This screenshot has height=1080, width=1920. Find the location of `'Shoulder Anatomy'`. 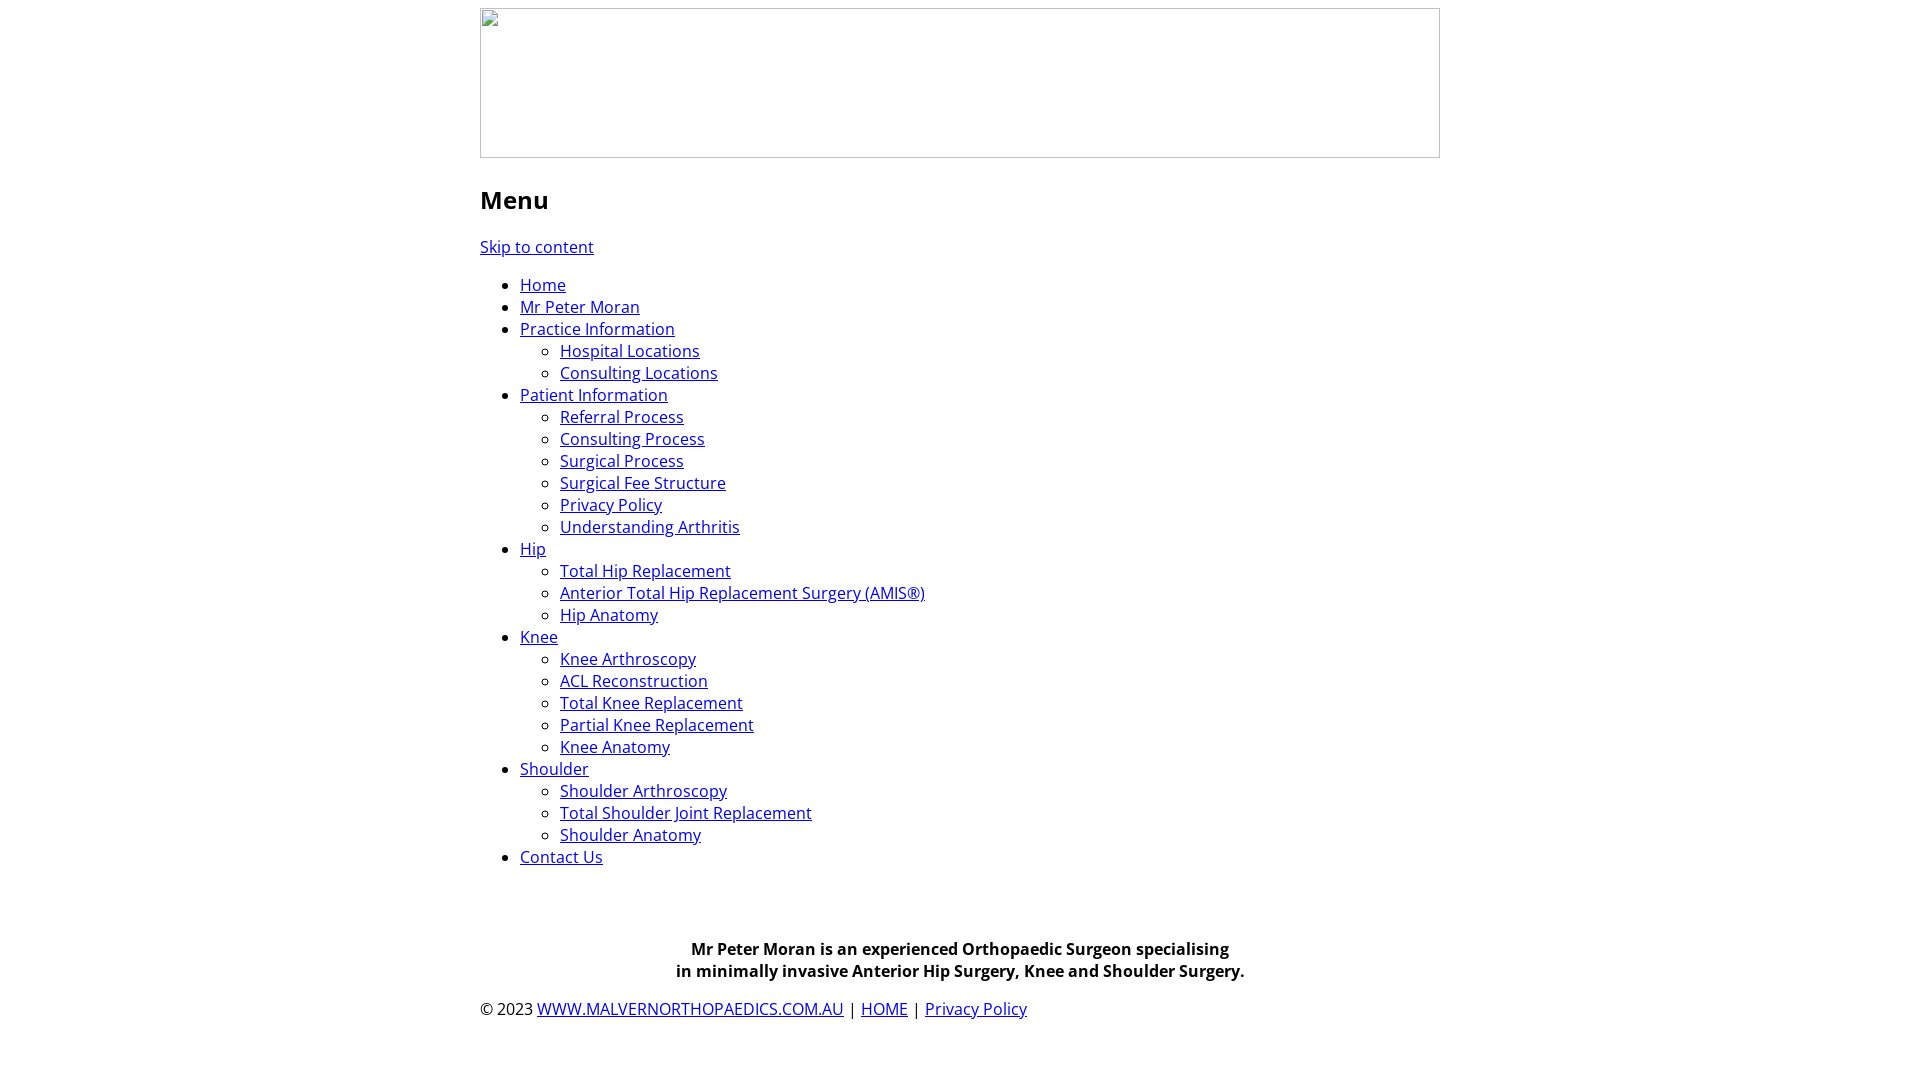

'Shoulder Anatomy' is located at coordinates (629, 834).